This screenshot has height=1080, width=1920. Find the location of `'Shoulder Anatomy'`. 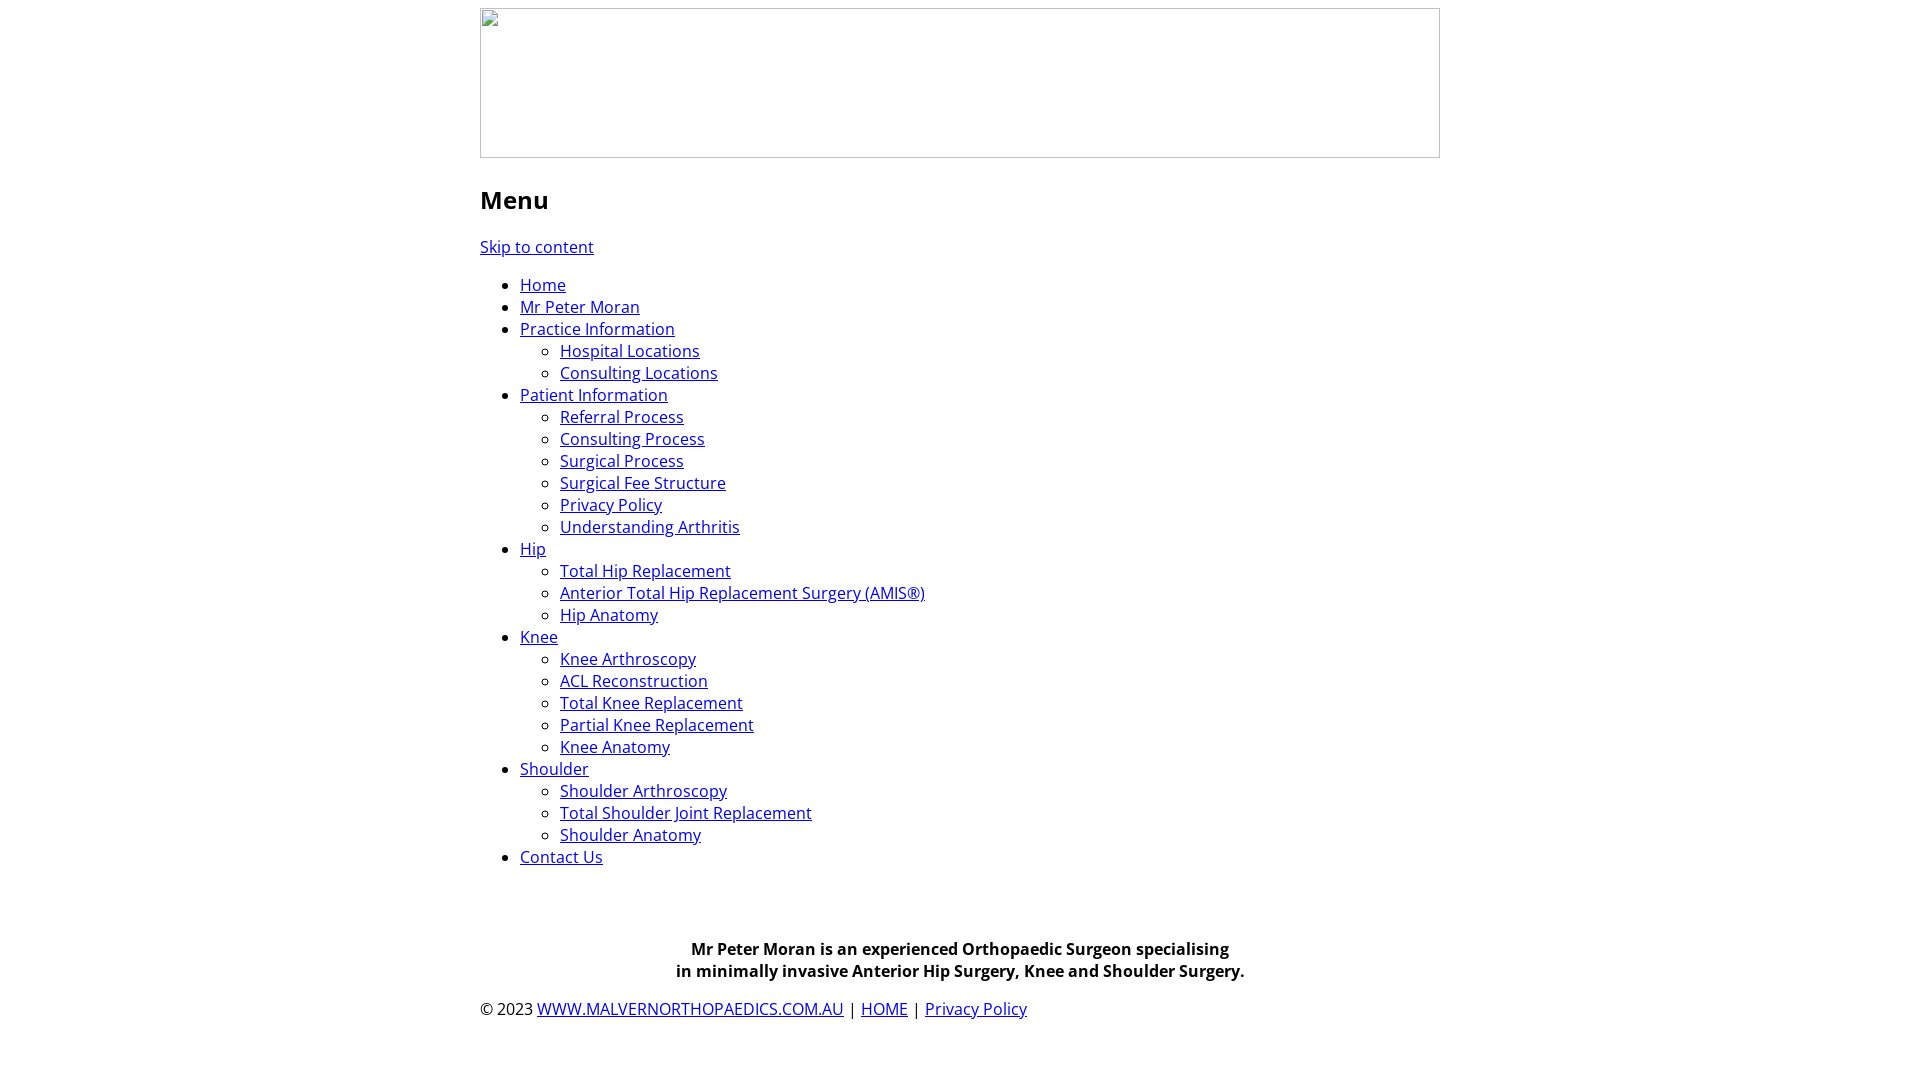

'Shoulder Anatomy' is located at coordinates (629, 834).